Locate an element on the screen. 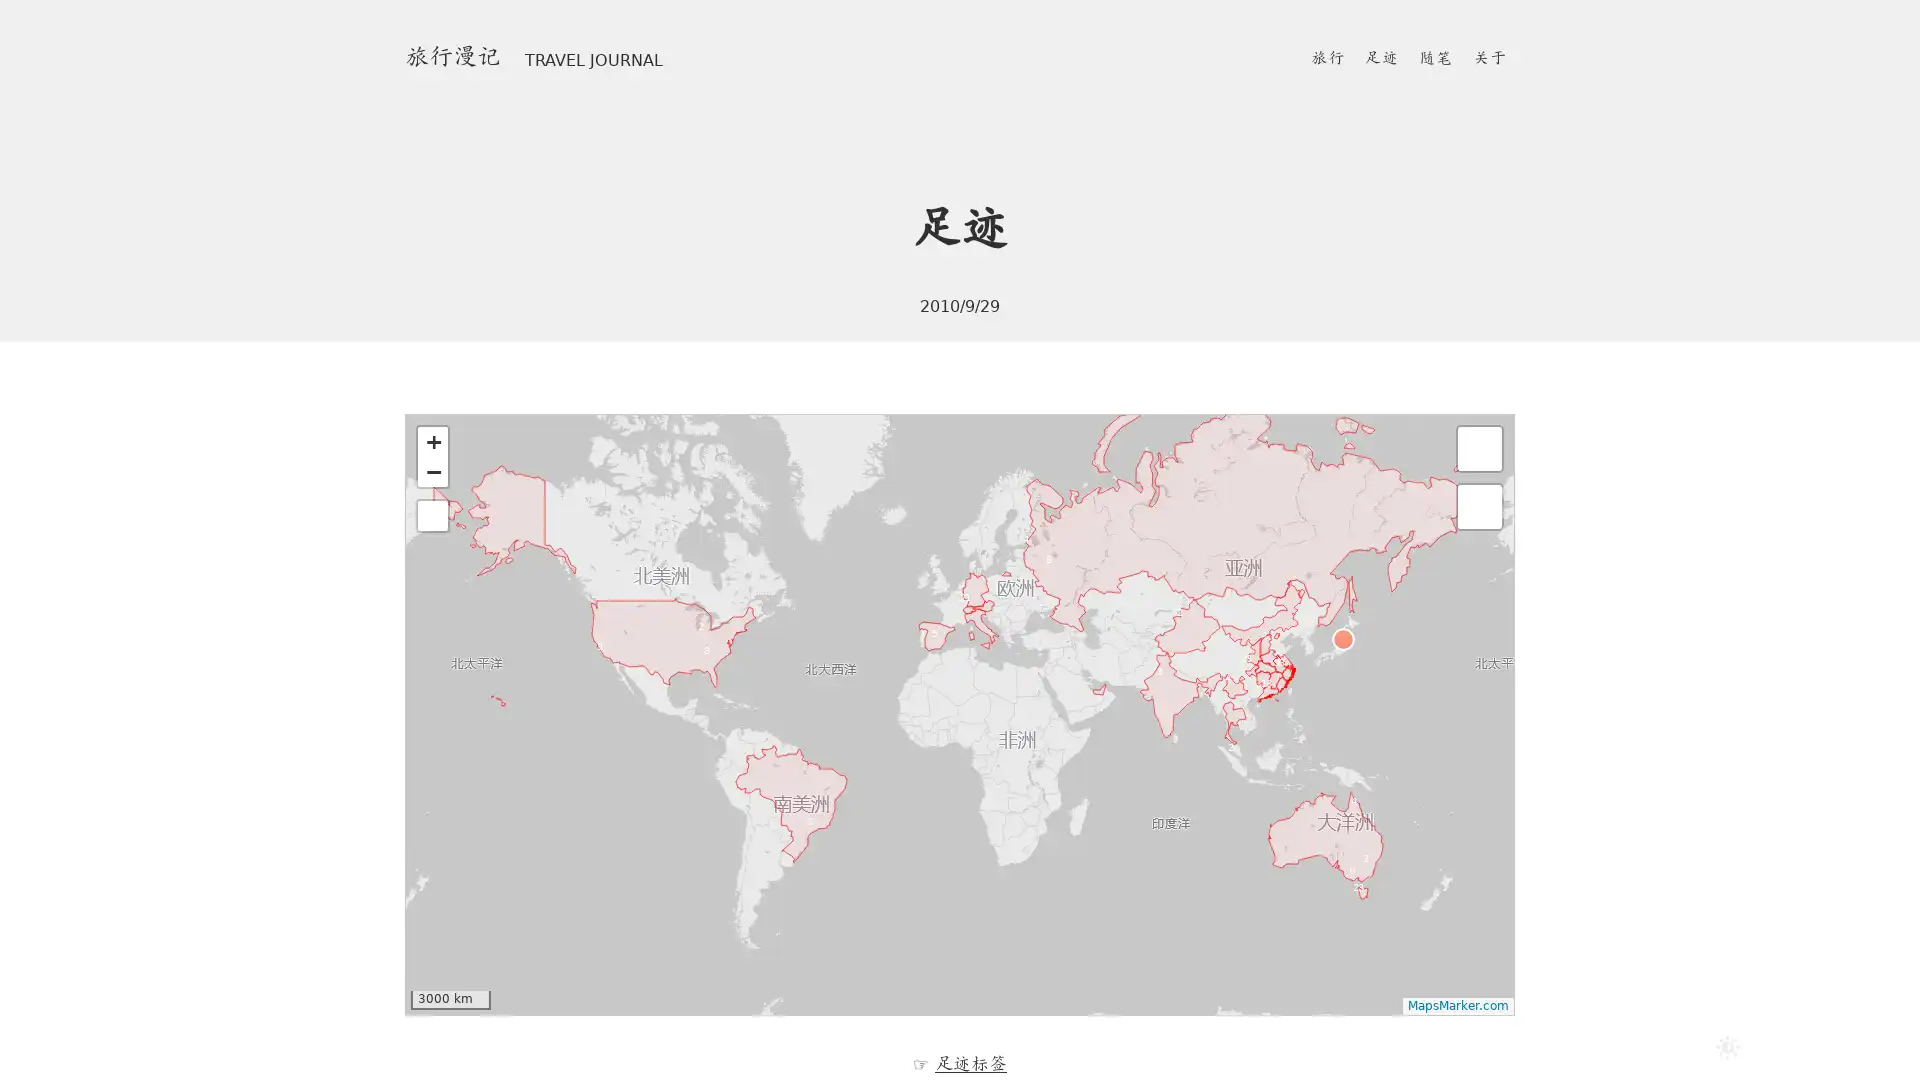 The width and height of the screenshot is (1920, 1080). 2 is located at coordinates (1186, 617).